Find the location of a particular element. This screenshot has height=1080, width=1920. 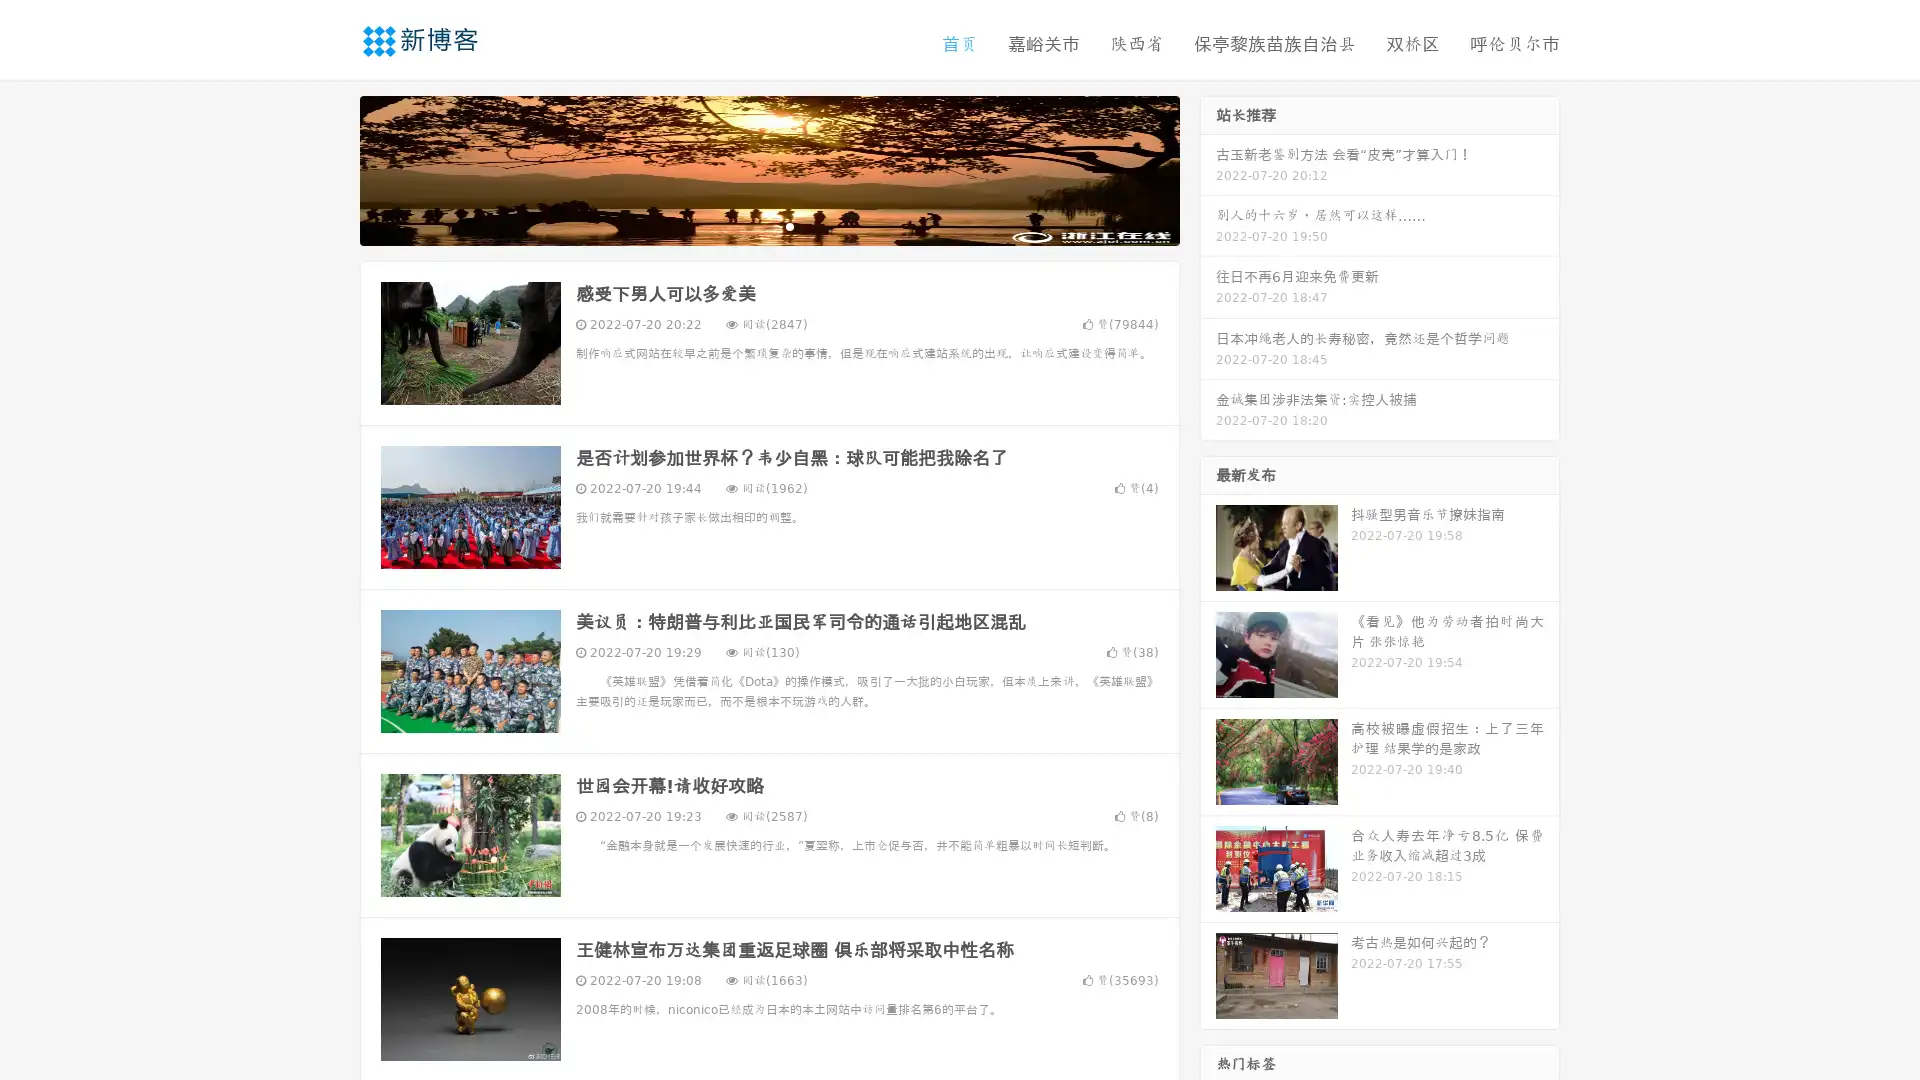

Previous slide is located at coordinates (330, 168).